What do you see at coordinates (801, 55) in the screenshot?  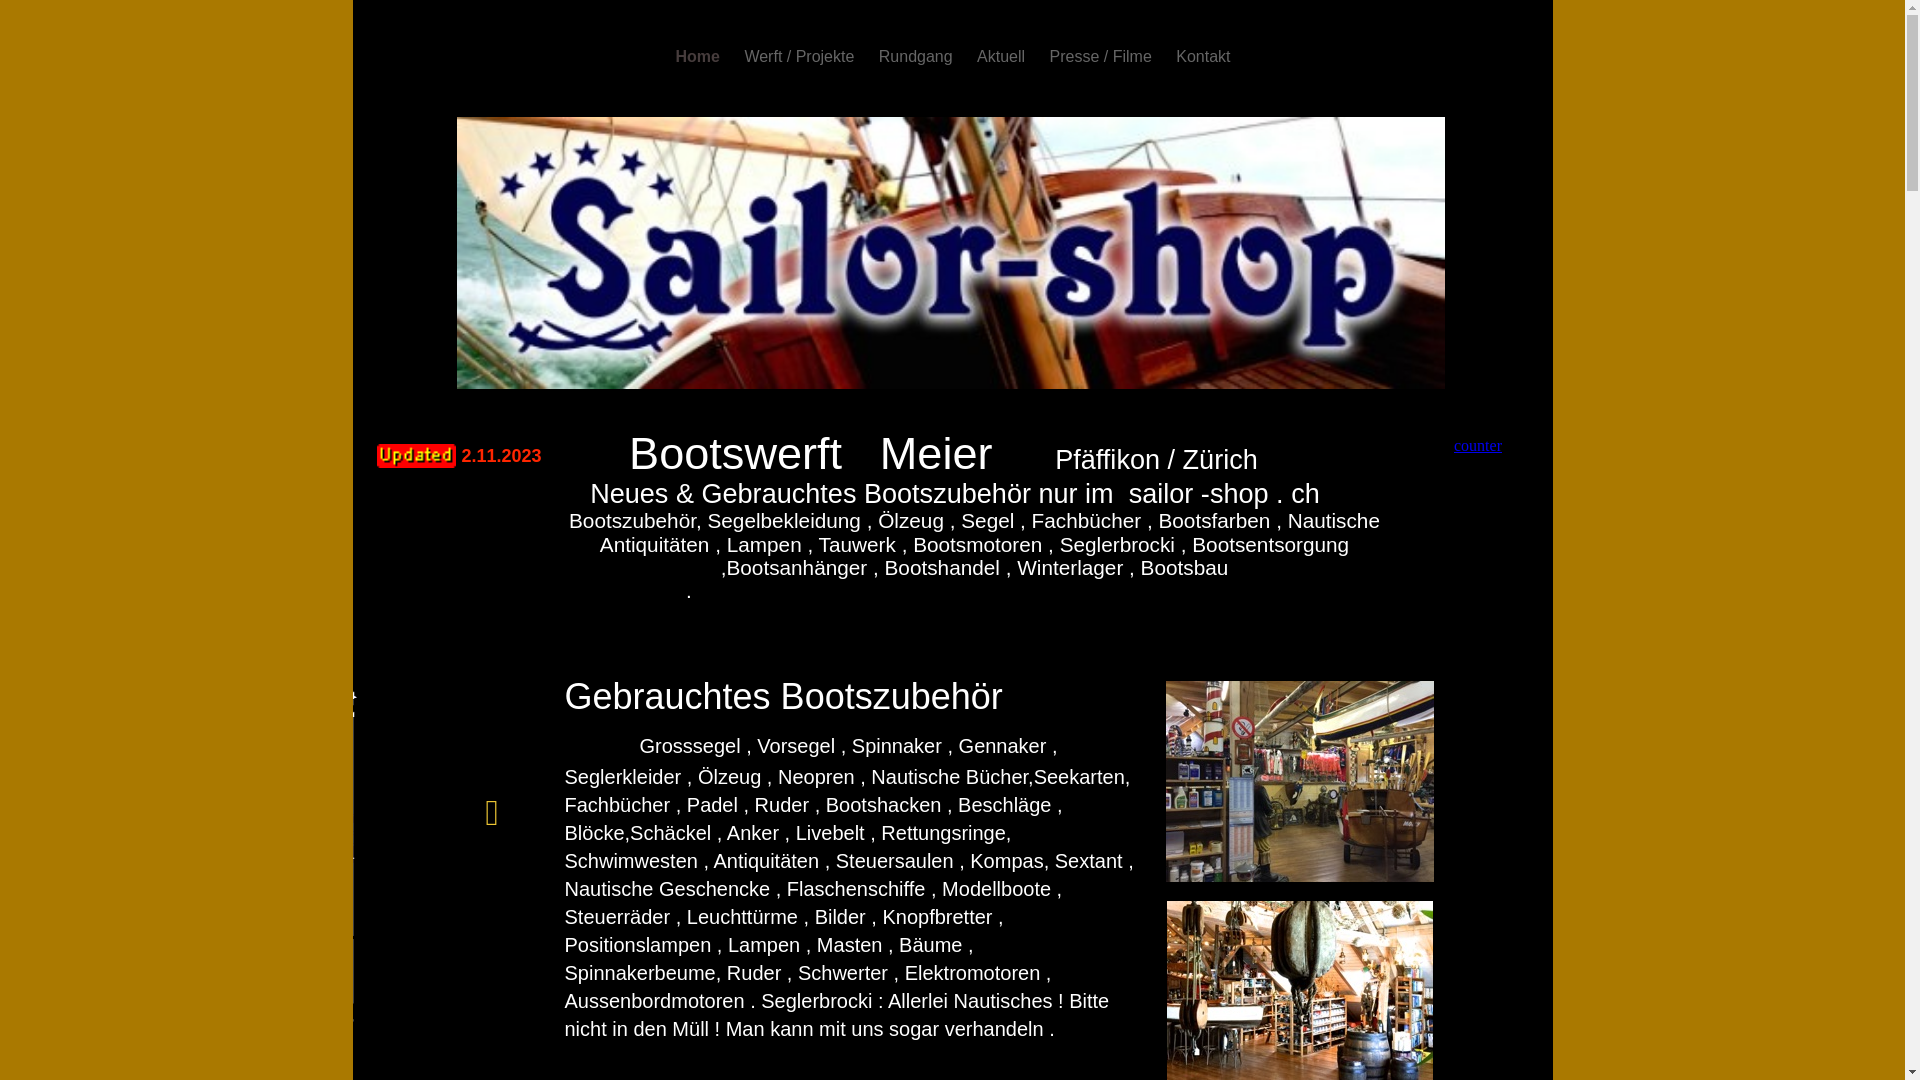 I see `'Werft / Projekte'` at bounding box center [801, 55].